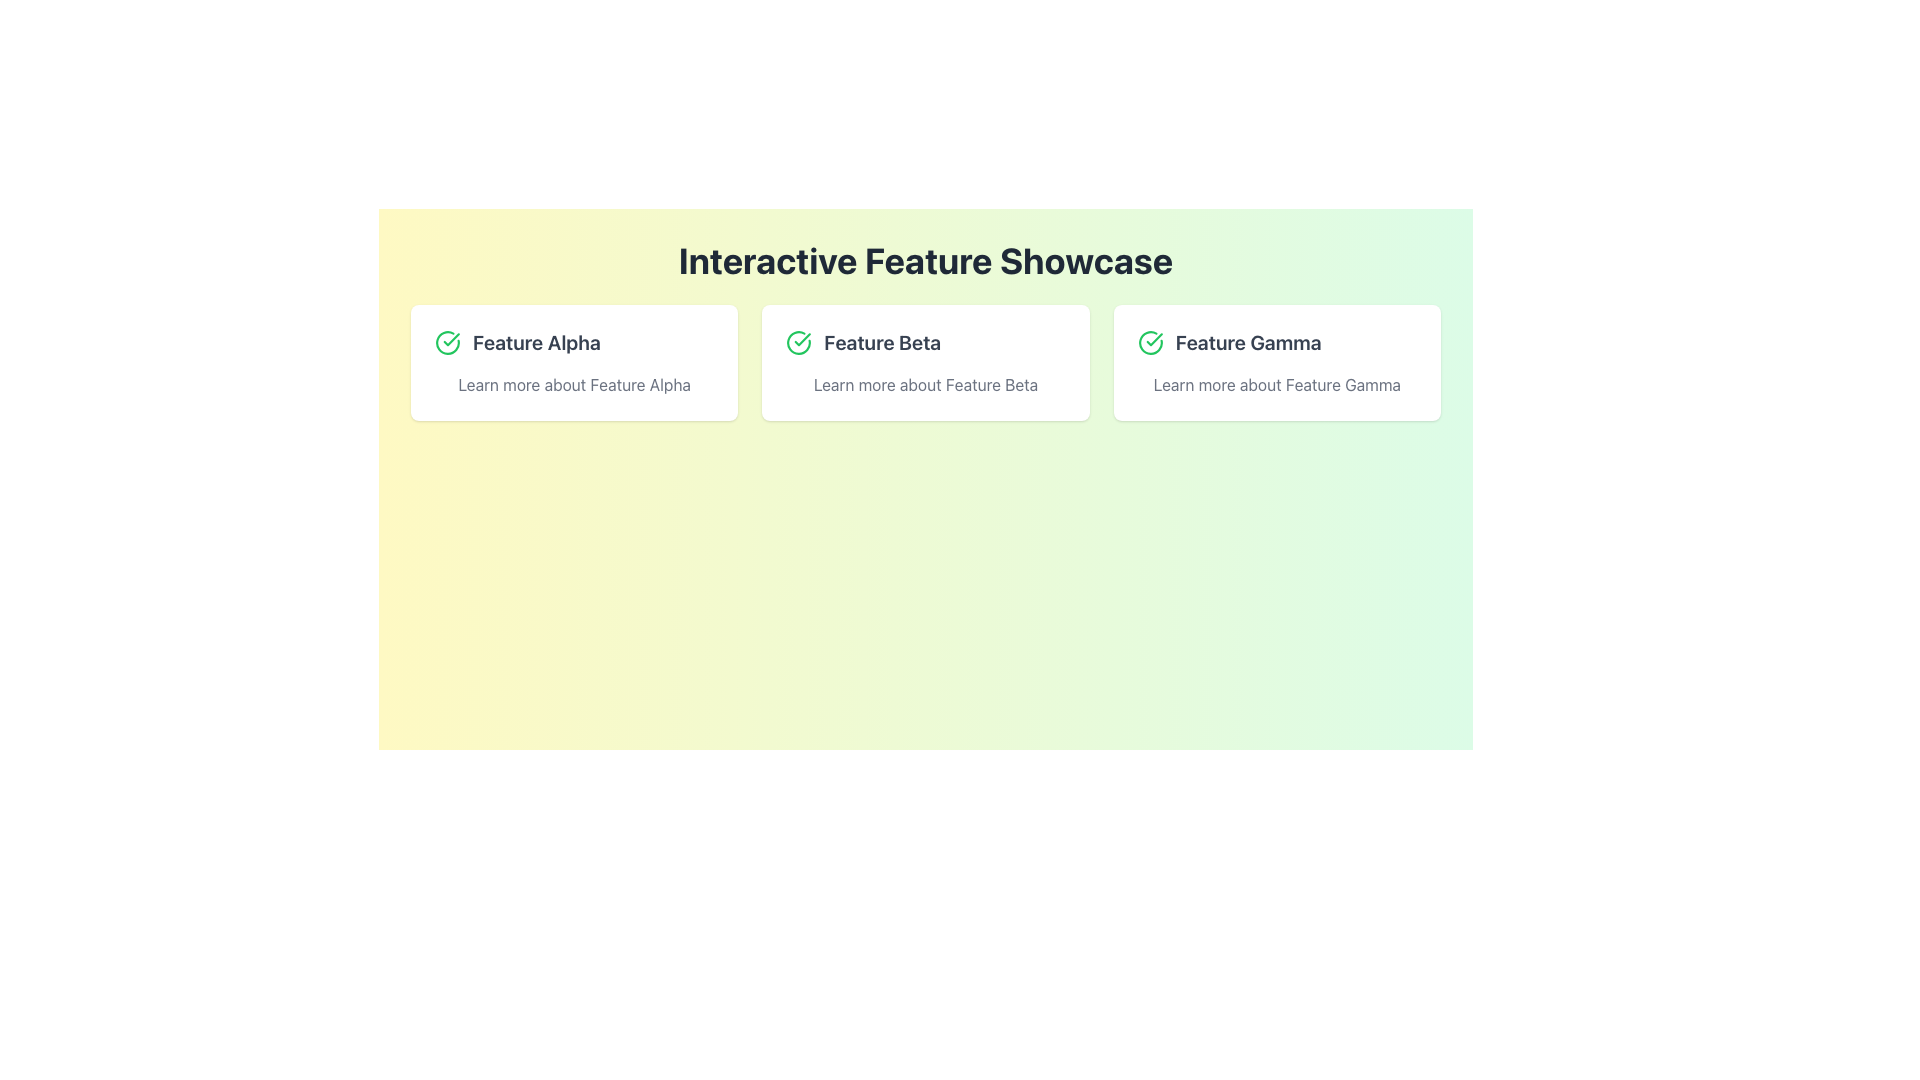 Image resolution: width=1920 pixels, height=1080 pixels. What do you see at coordinates (798, 342) in the screenshot?
I see `the green circular icon with a checkmark that is located before the text 'Feature Beta'` at bounding box center [798, 342].